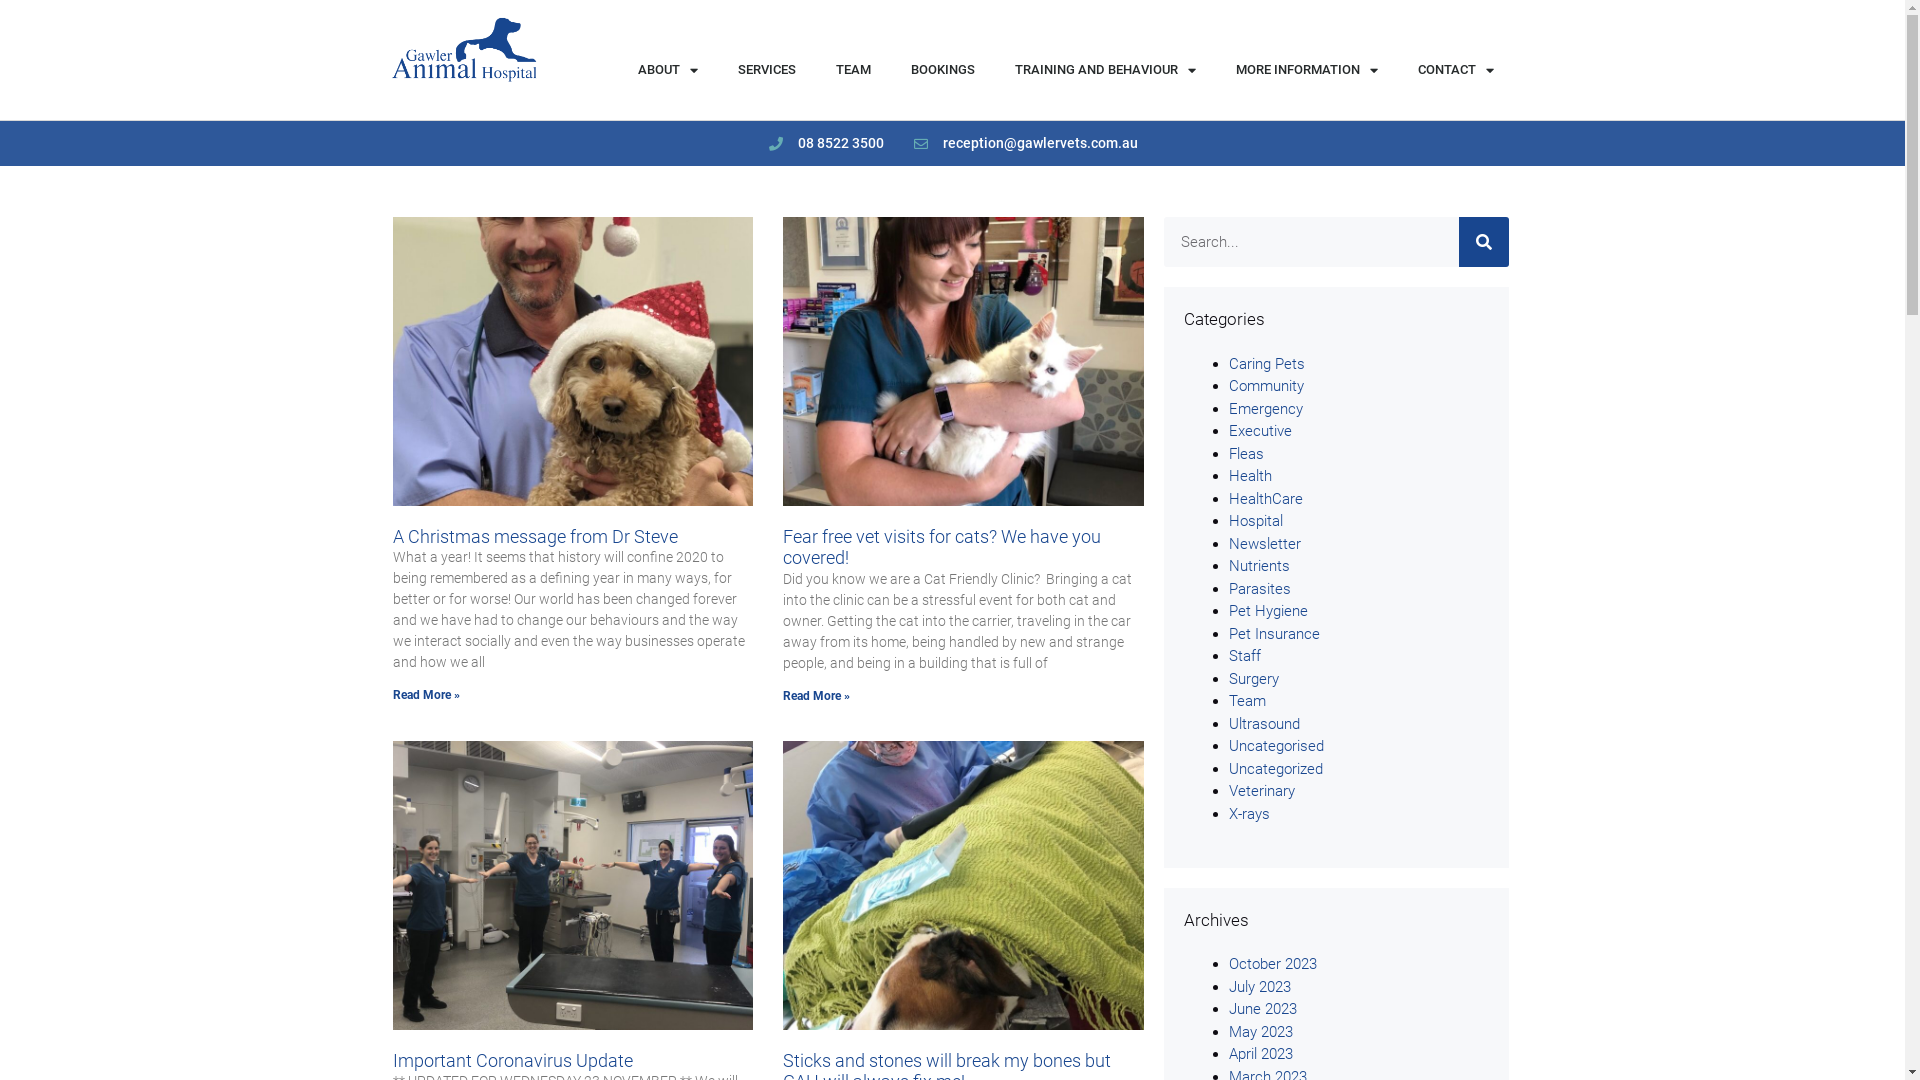  Describe the element at coordinates (826, 142) in the screenshot. I see `'08 8522 3500'` at that location.